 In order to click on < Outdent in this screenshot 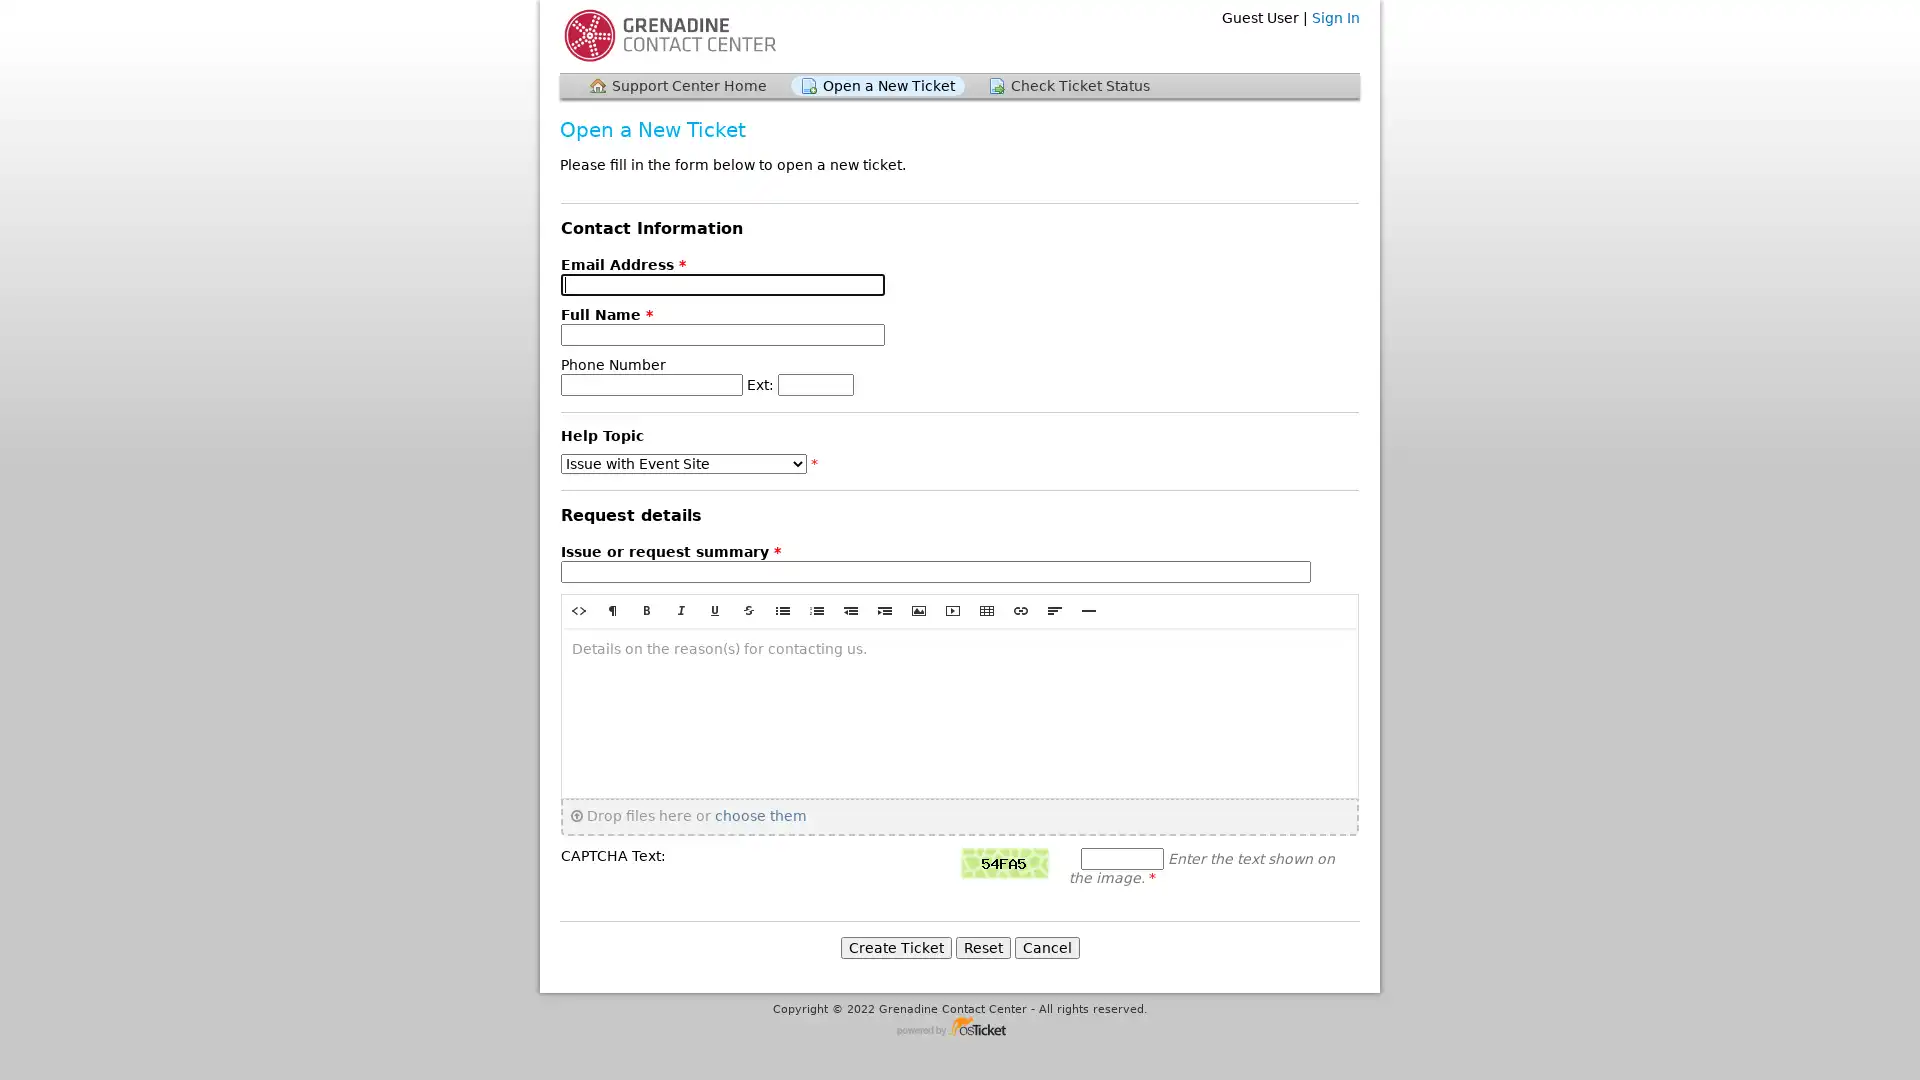, I will do `click(850, 609)`.